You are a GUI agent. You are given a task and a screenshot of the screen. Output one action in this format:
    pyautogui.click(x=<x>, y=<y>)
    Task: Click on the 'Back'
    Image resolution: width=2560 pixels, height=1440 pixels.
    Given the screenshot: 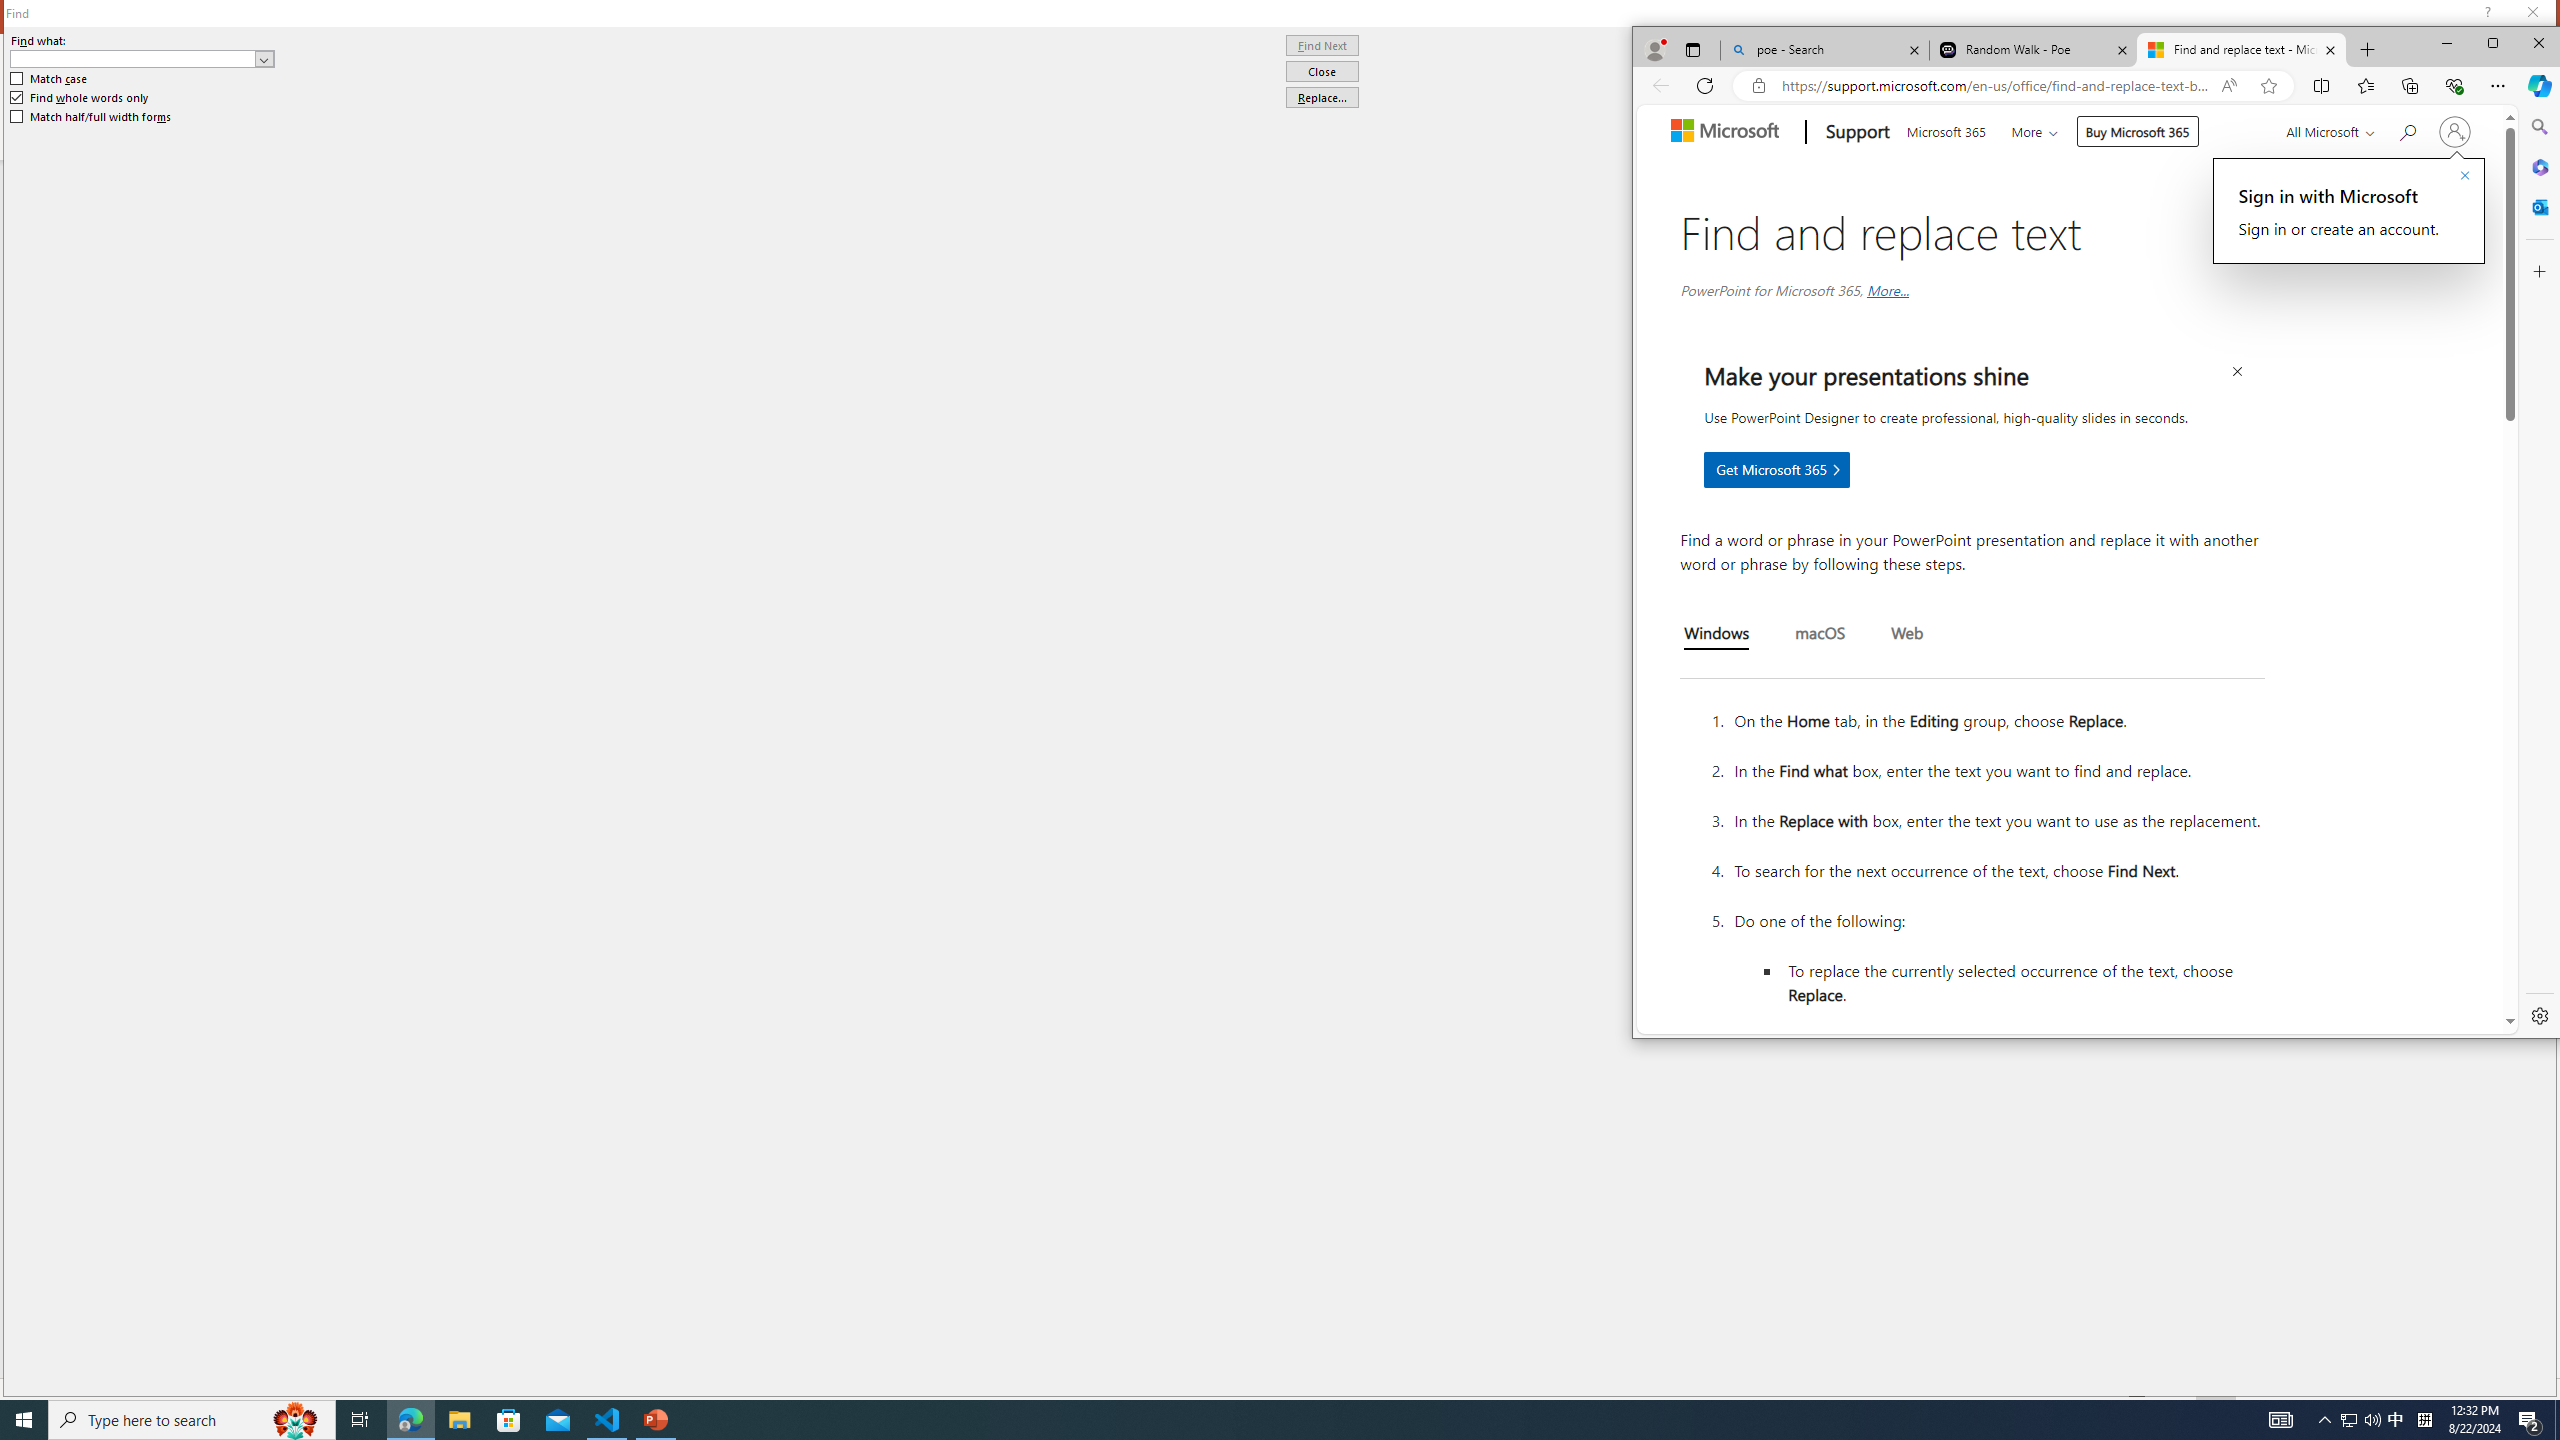 What is the action you would take?
    pyautogui.click(x=1660, y=84)
    